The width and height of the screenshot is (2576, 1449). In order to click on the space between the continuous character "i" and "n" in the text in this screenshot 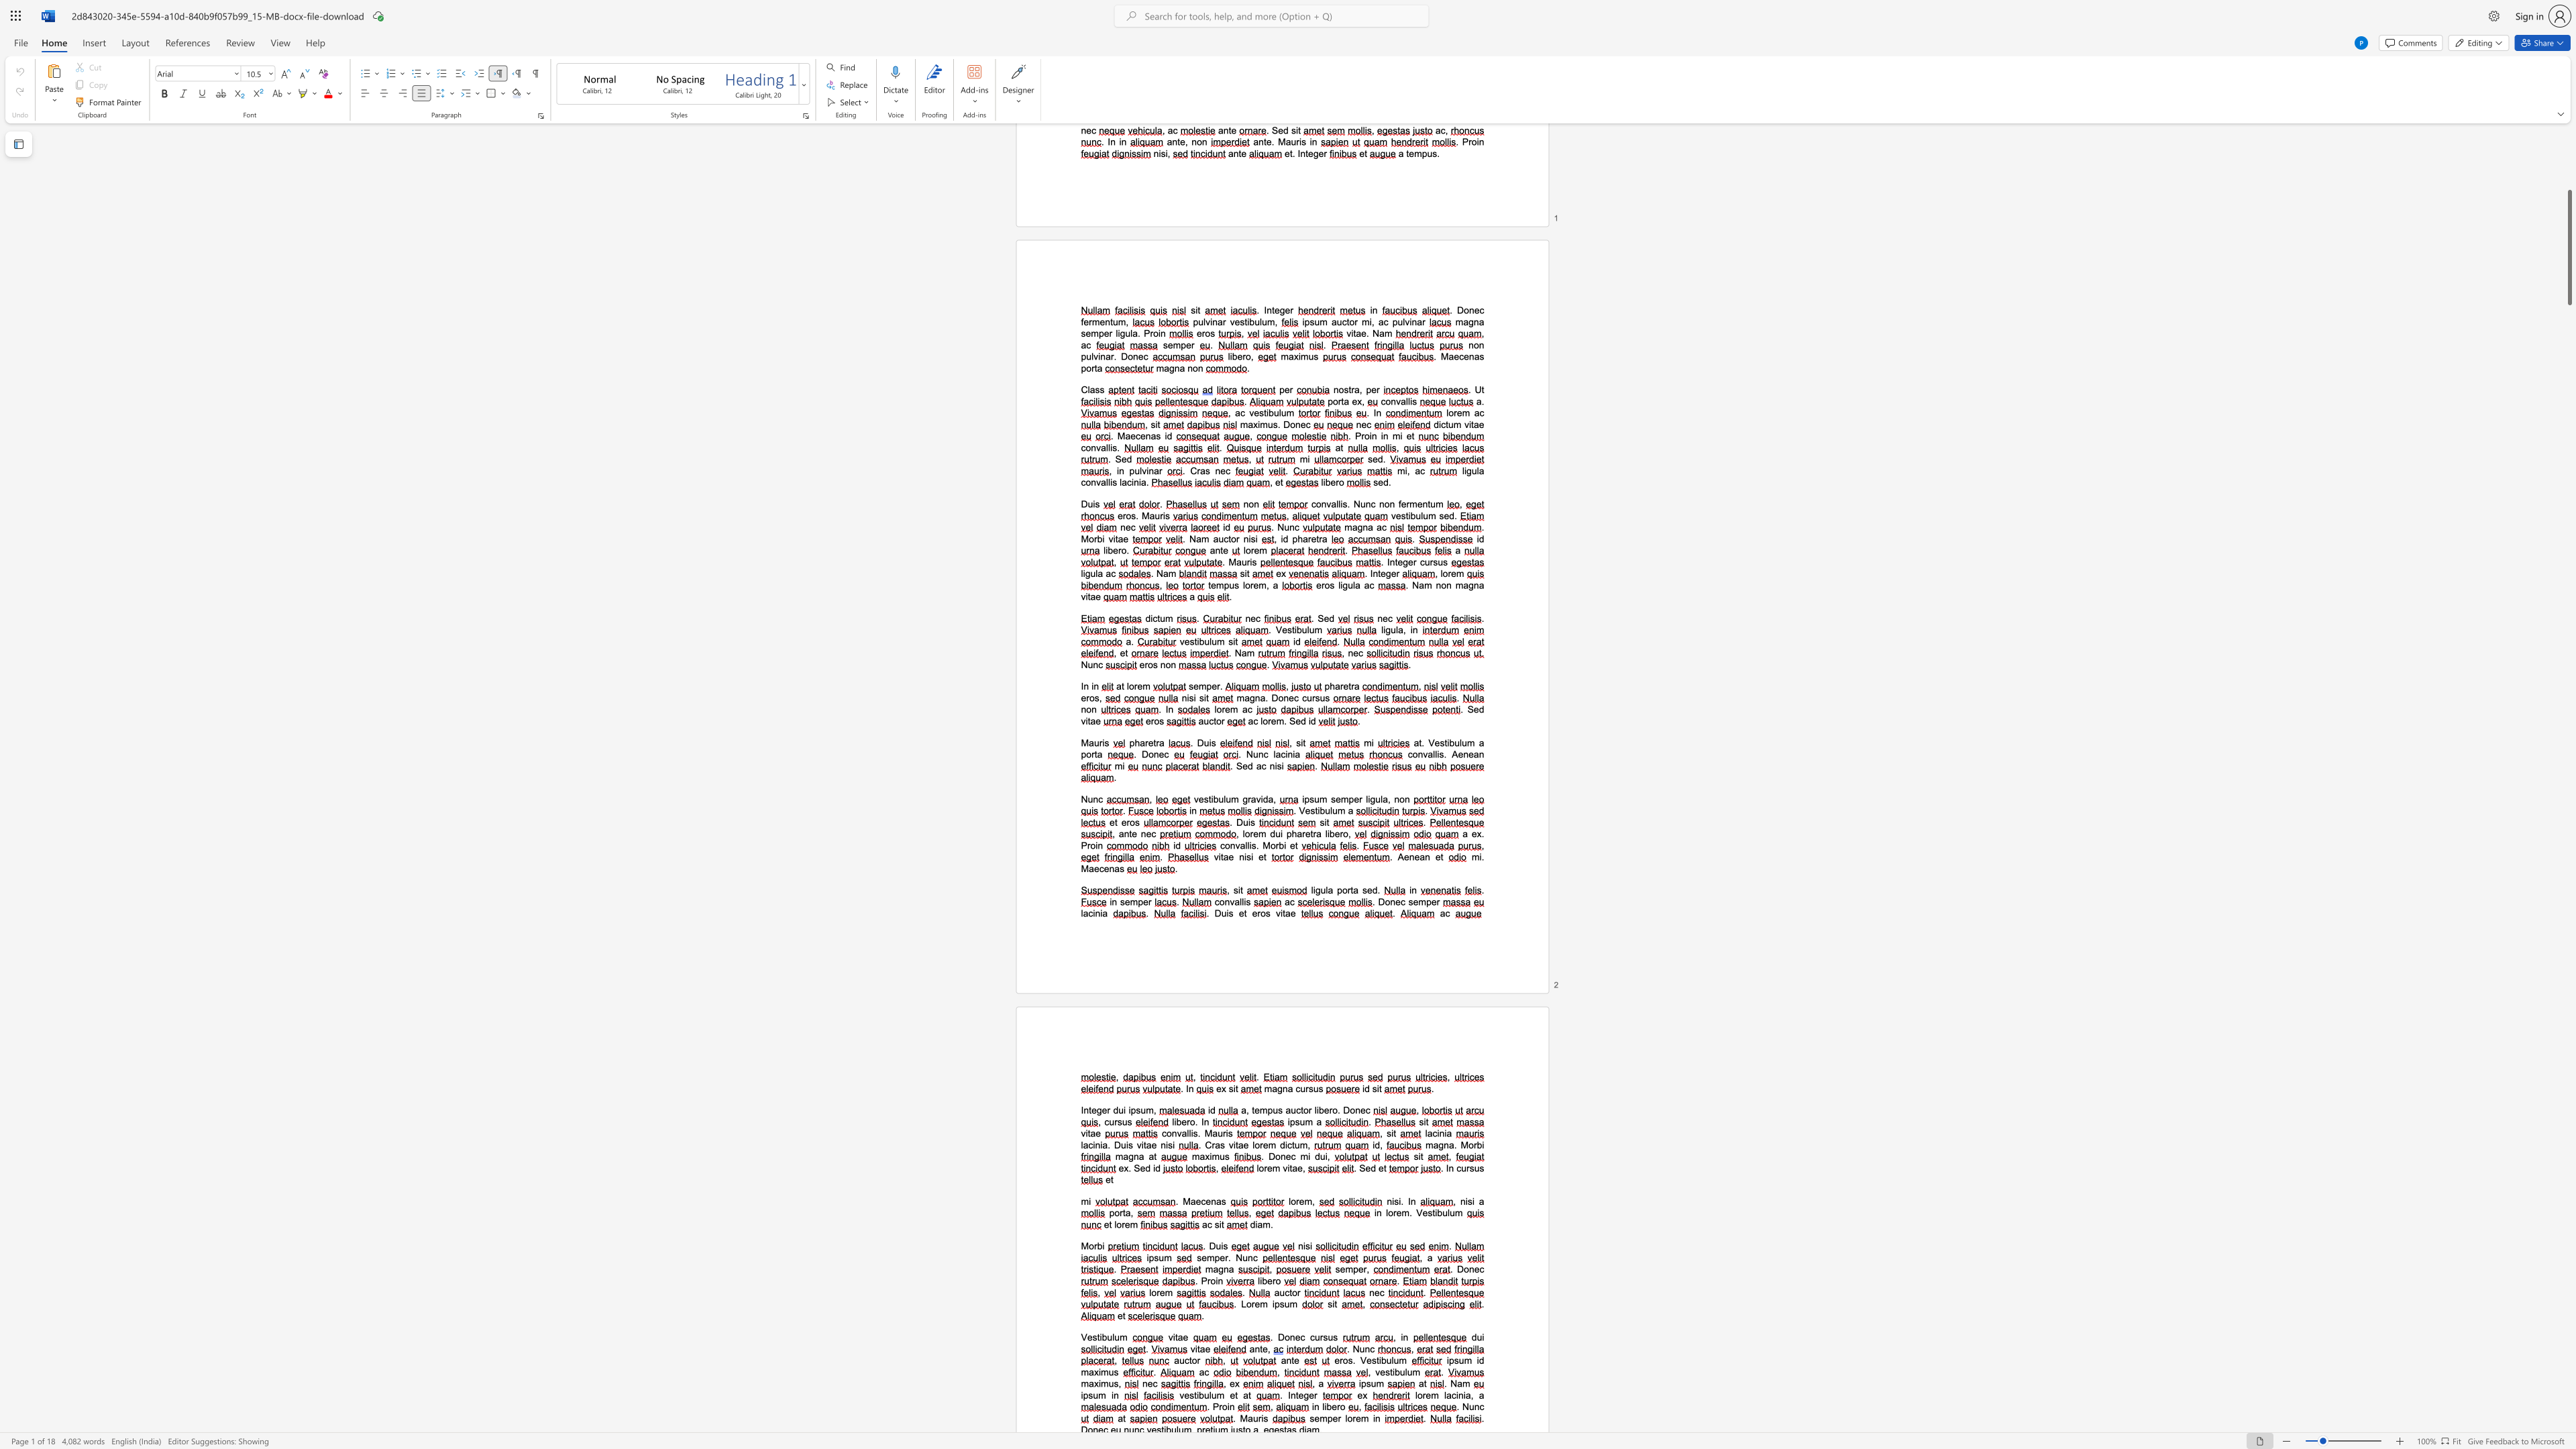, I will do `click(1097, 845)`.